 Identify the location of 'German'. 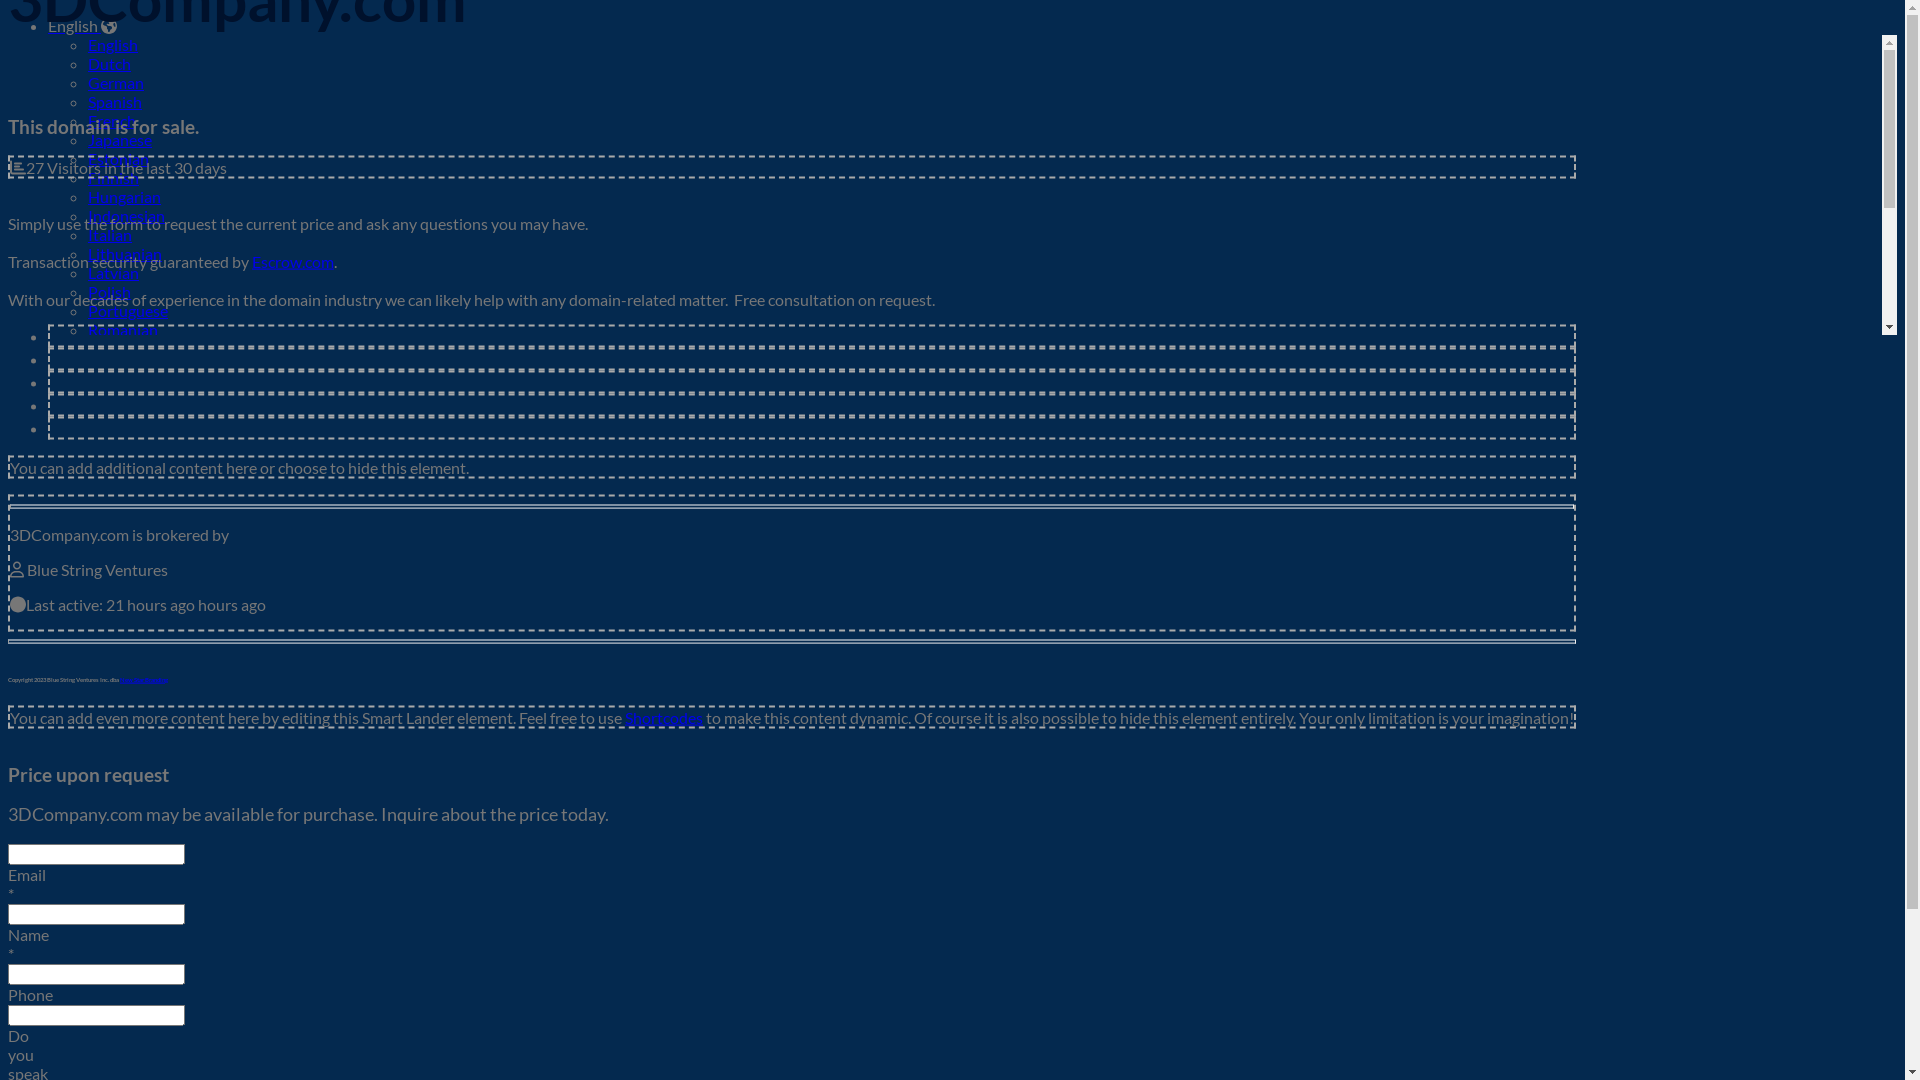
(114, 81).